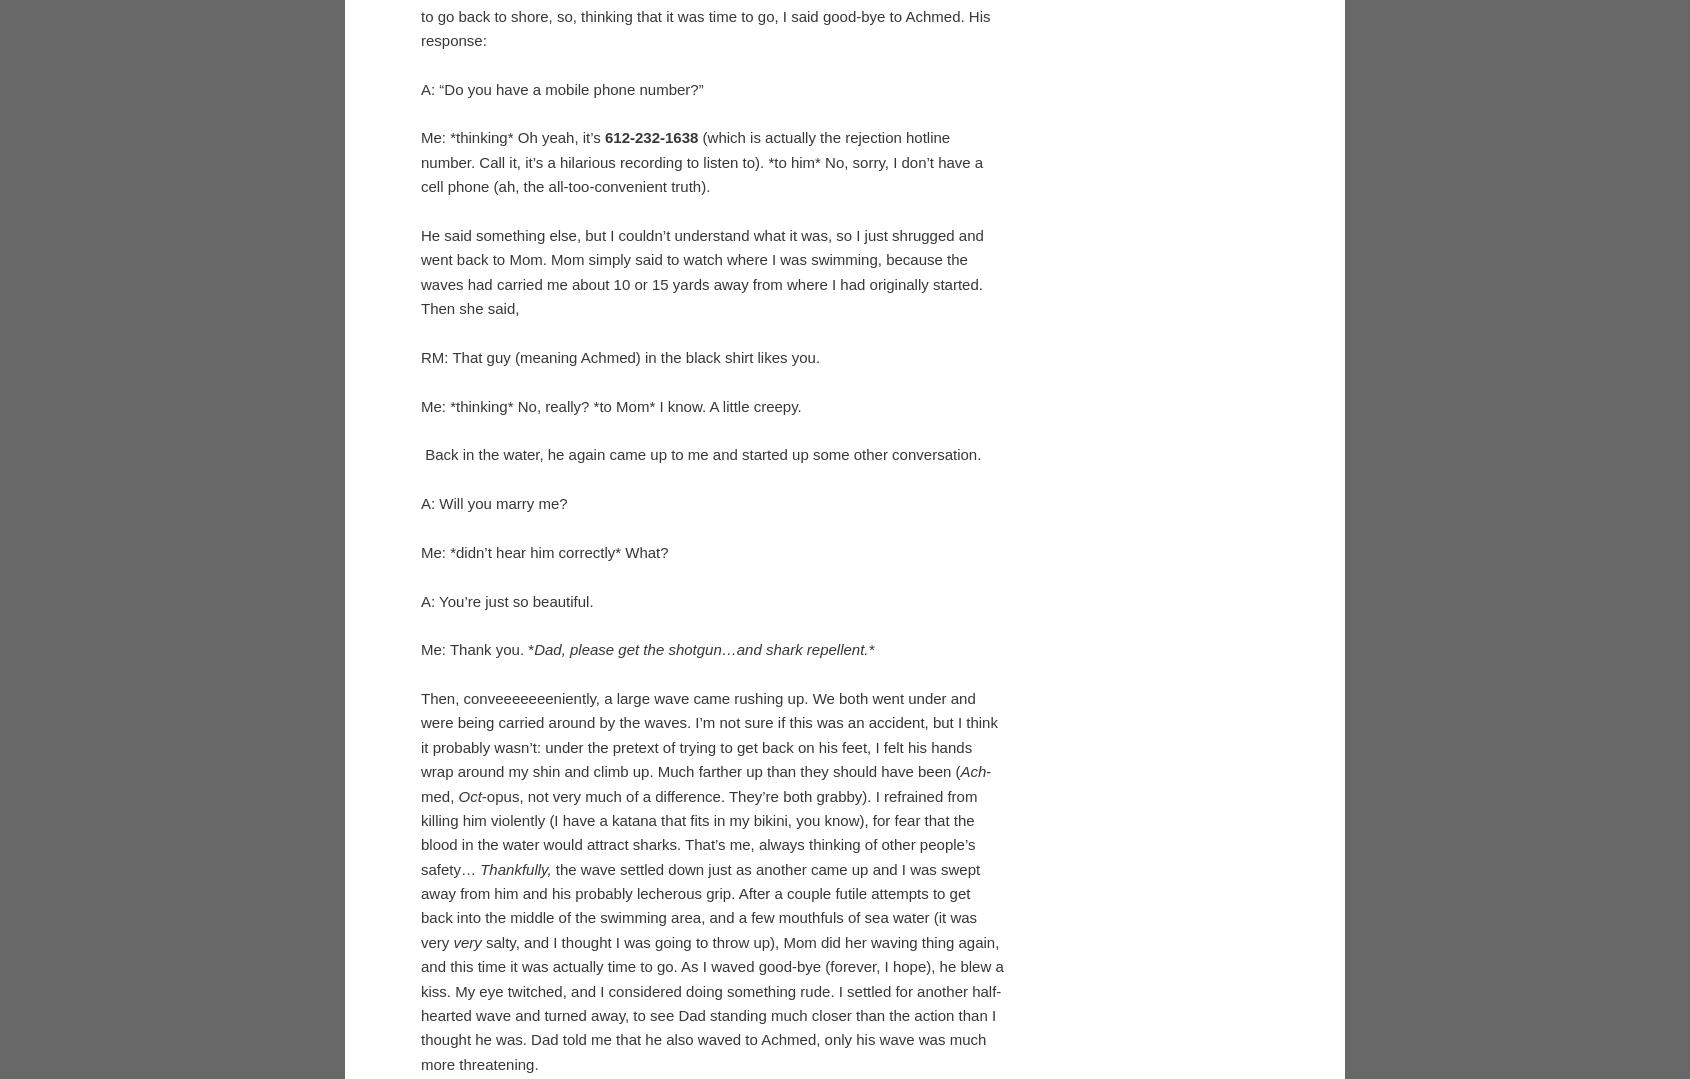 The width and height of the screenshot is (1690, 1079). Describe the element at coordinates (689, 208) in the screenshot. I see `'Then he said, “You look very beautiful.” Then my thought process changed to,'` at that location.